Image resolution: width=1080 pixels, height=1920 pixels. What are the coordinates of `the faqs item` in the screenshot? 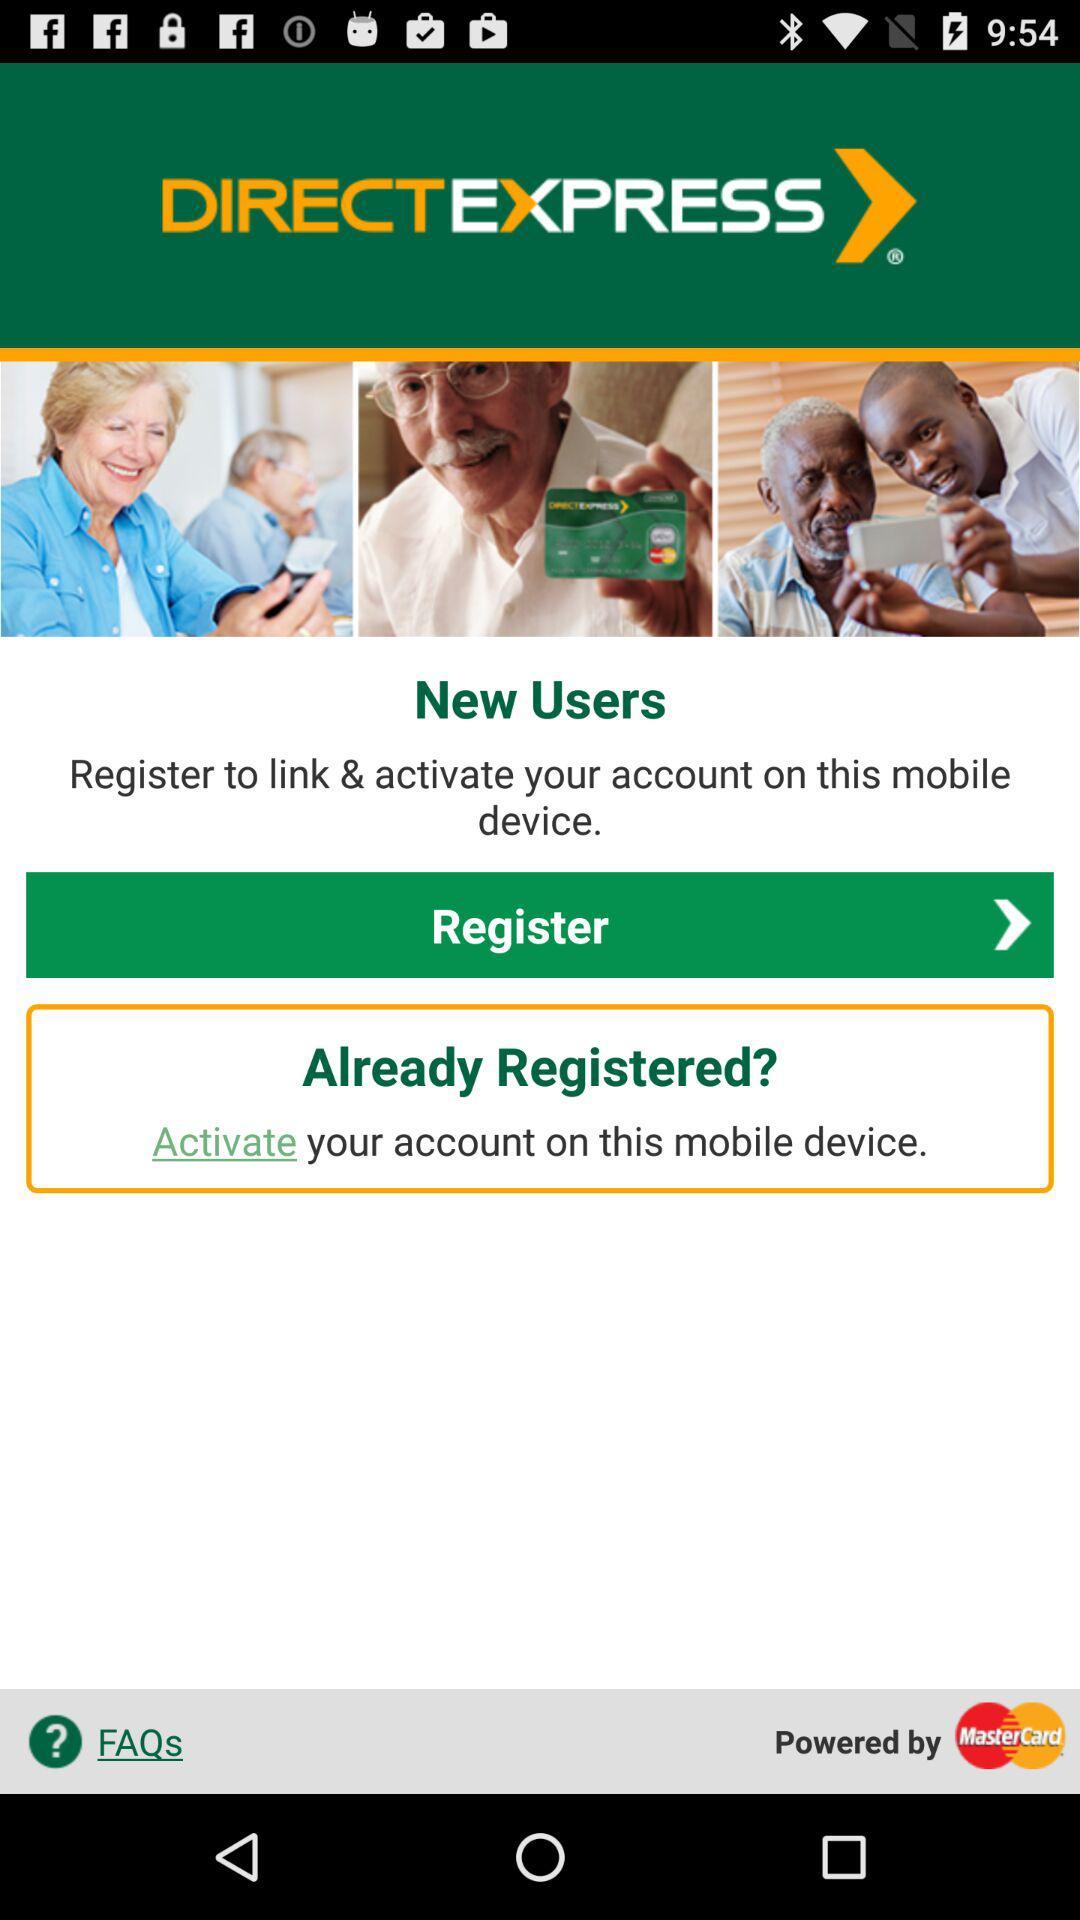 It's located at (98, 1740).